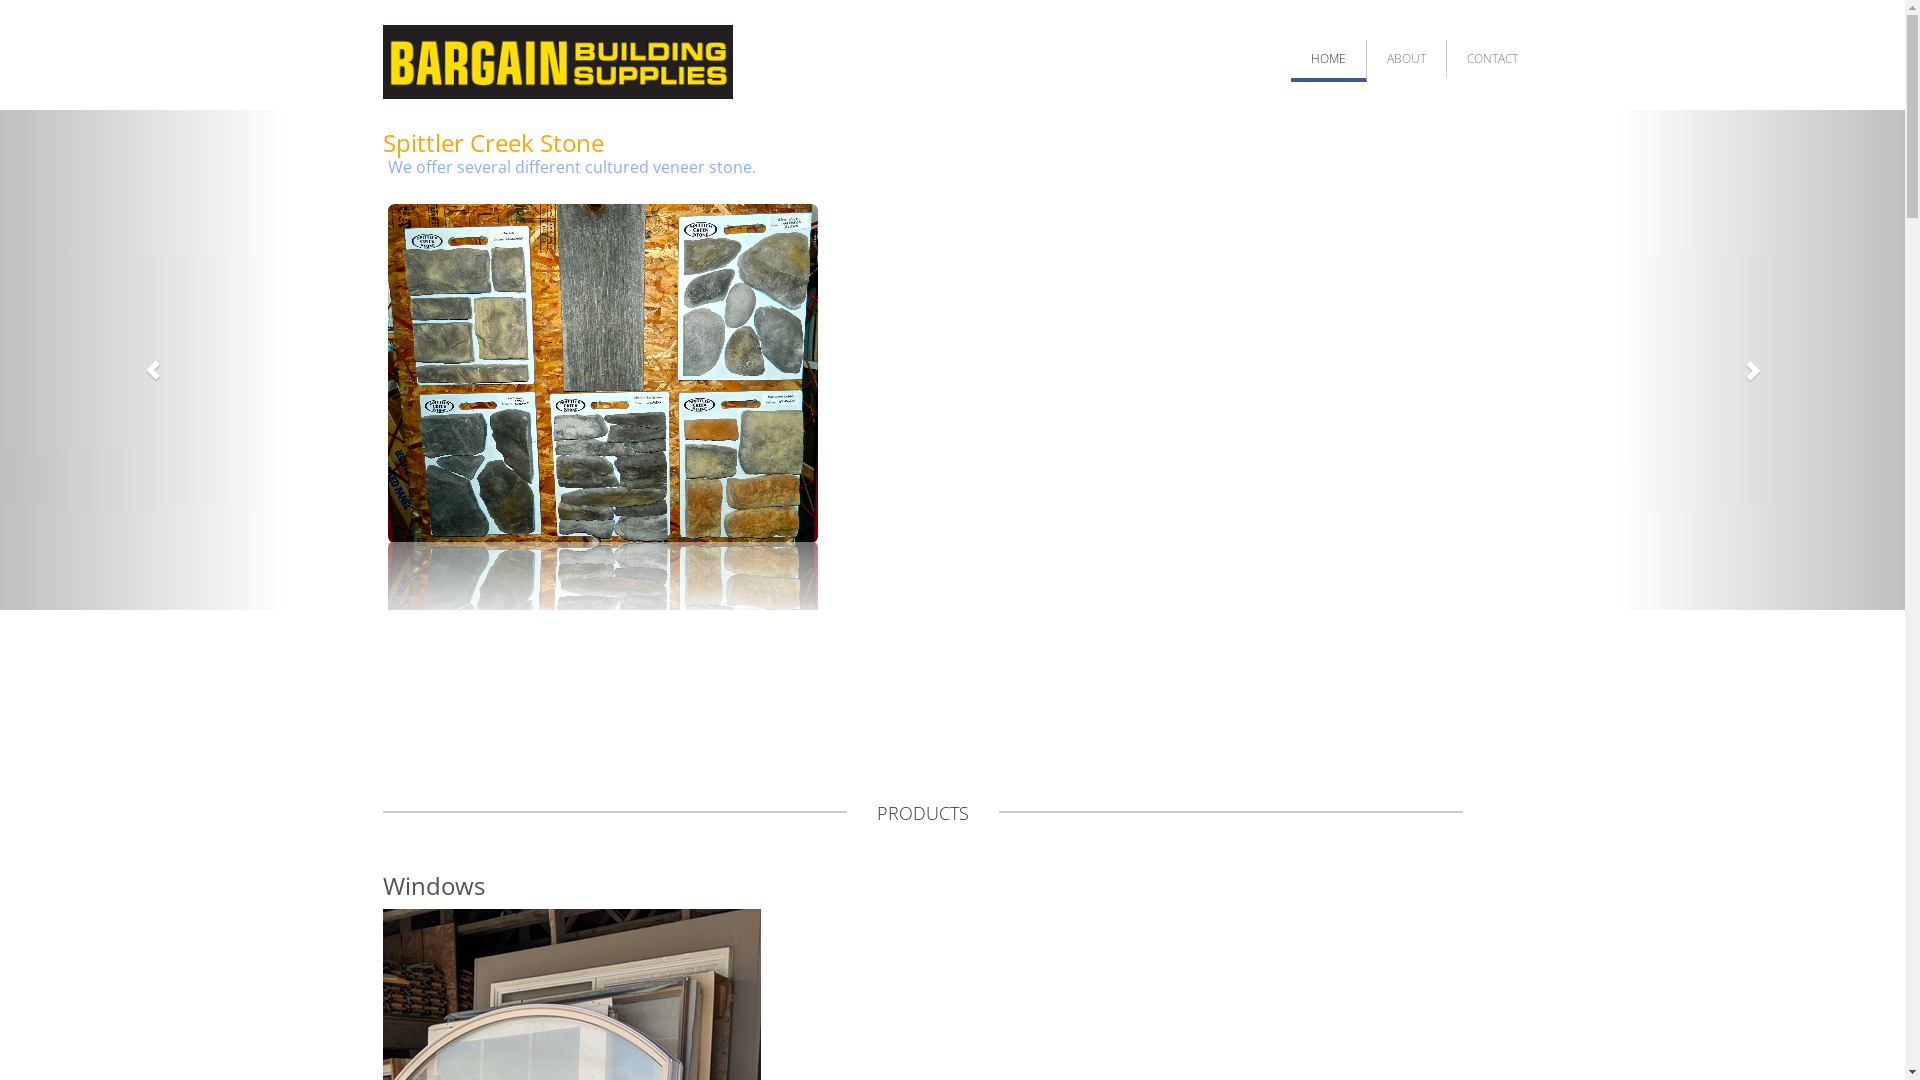 This screenshot has width=1920, height=1080. I want to click on 'ABOUT', so click(1365, 57).